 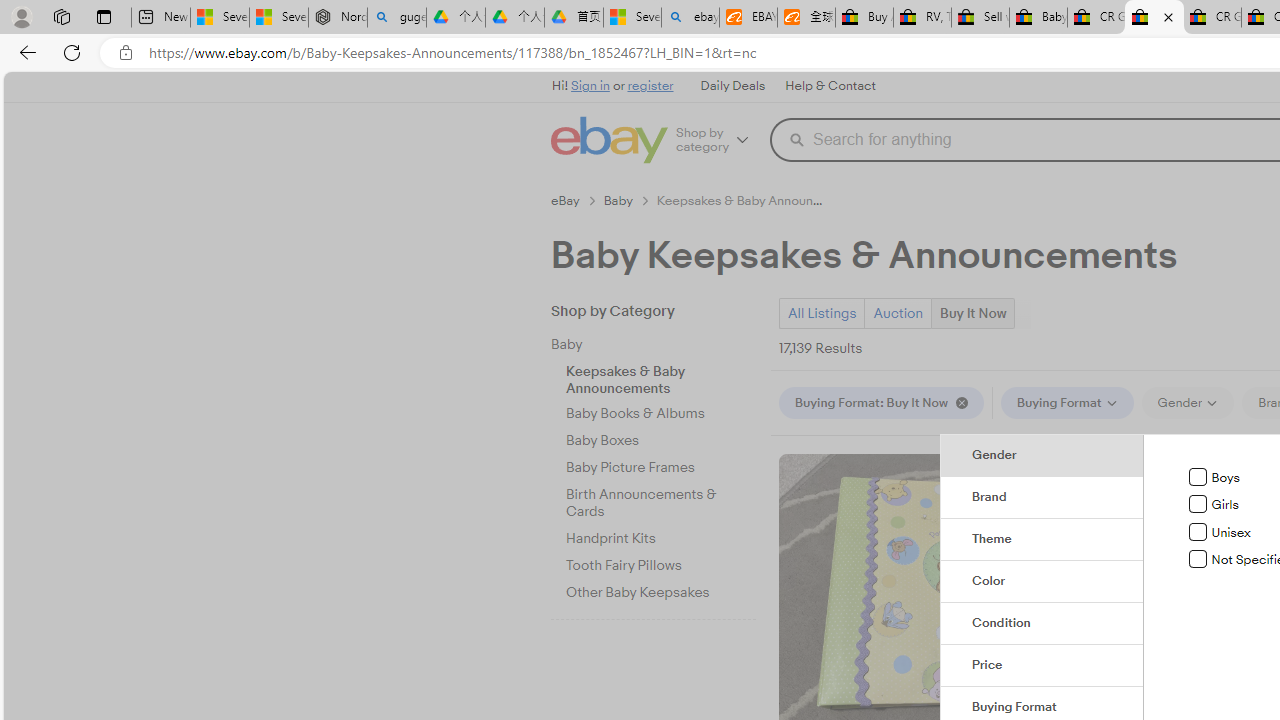 I want to click on 'Sell worldwide with eBay', so click(x=980, y=17).